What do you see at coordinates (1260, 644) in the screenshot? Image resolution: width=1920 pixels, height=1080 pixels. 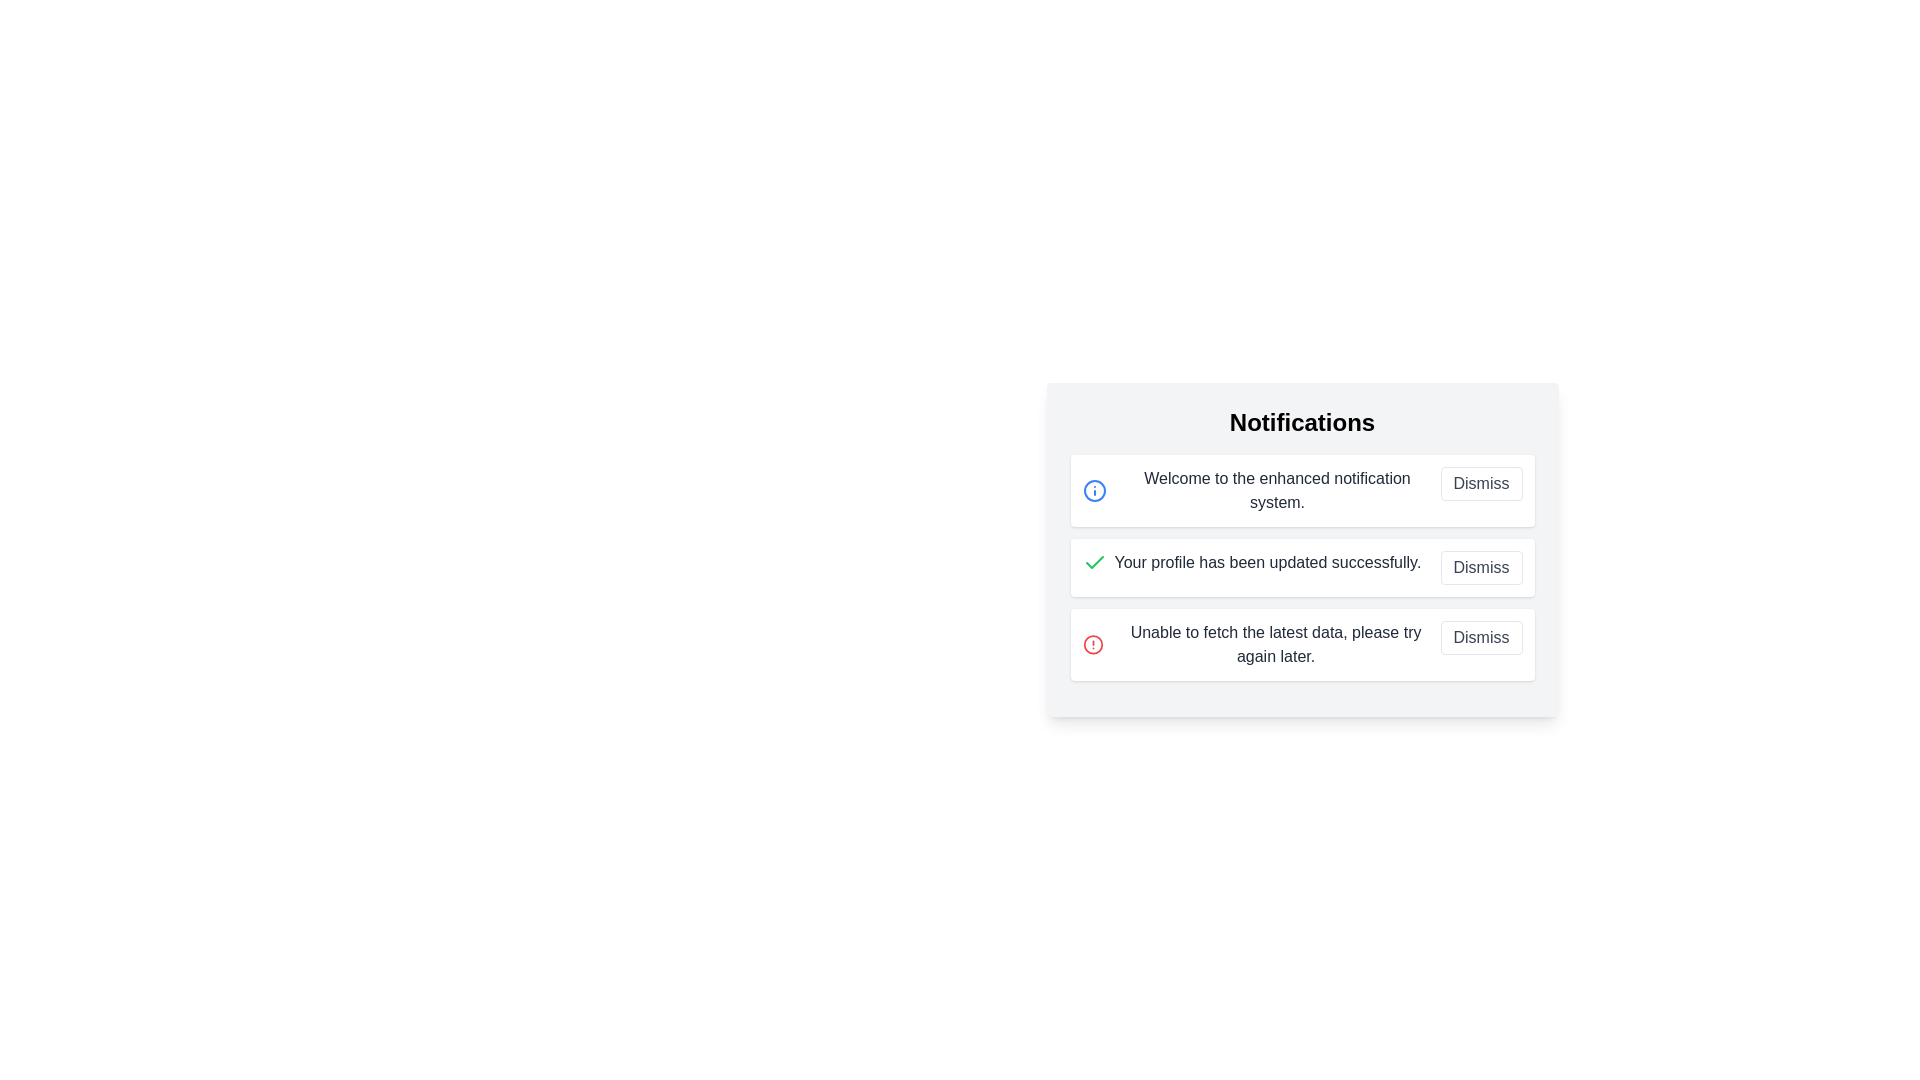 I see `message content from the alert message component indicating a failure to fetch the latest data` at bounding box center [1260, 644].